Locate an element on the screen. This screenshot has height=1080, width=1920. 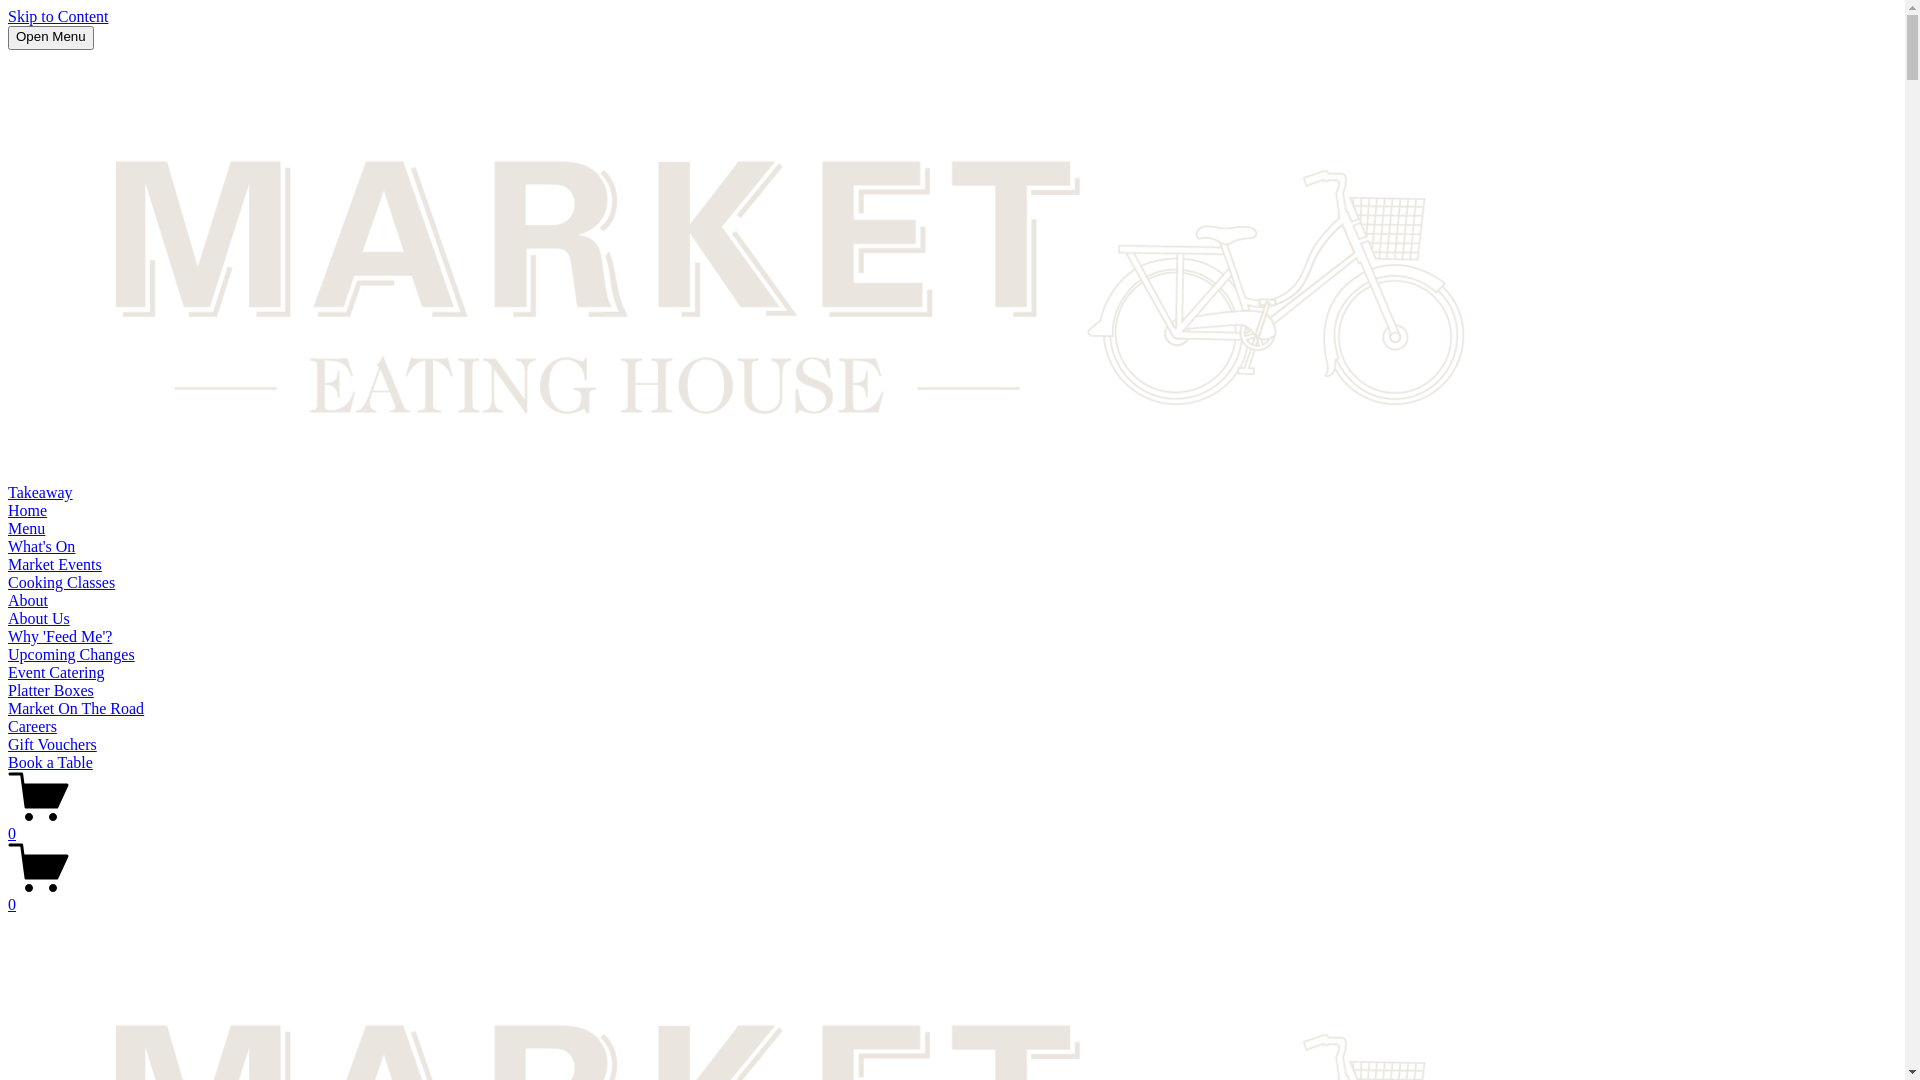
'Event Catering' is located at coordinates (8, 672).